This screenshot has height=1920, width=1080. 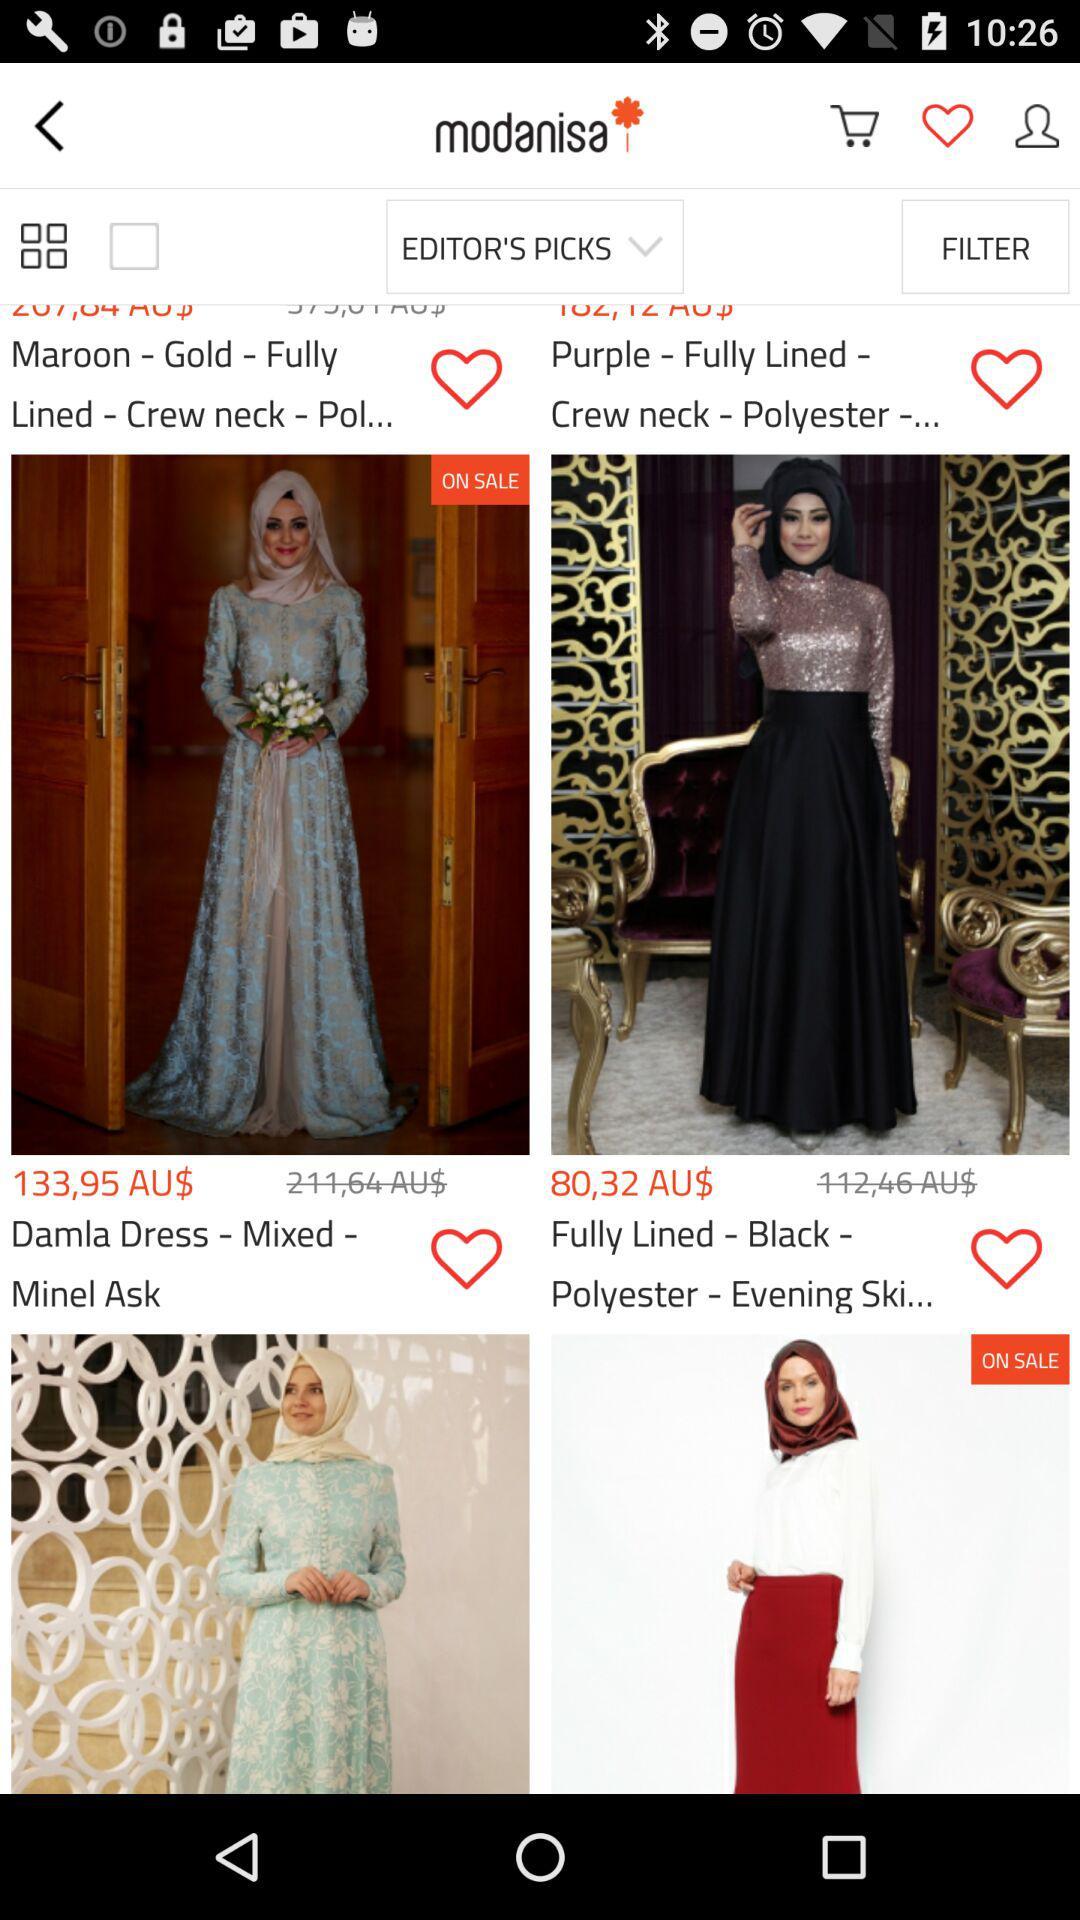 I want to click on modanisa, so click(x=540, y=124).